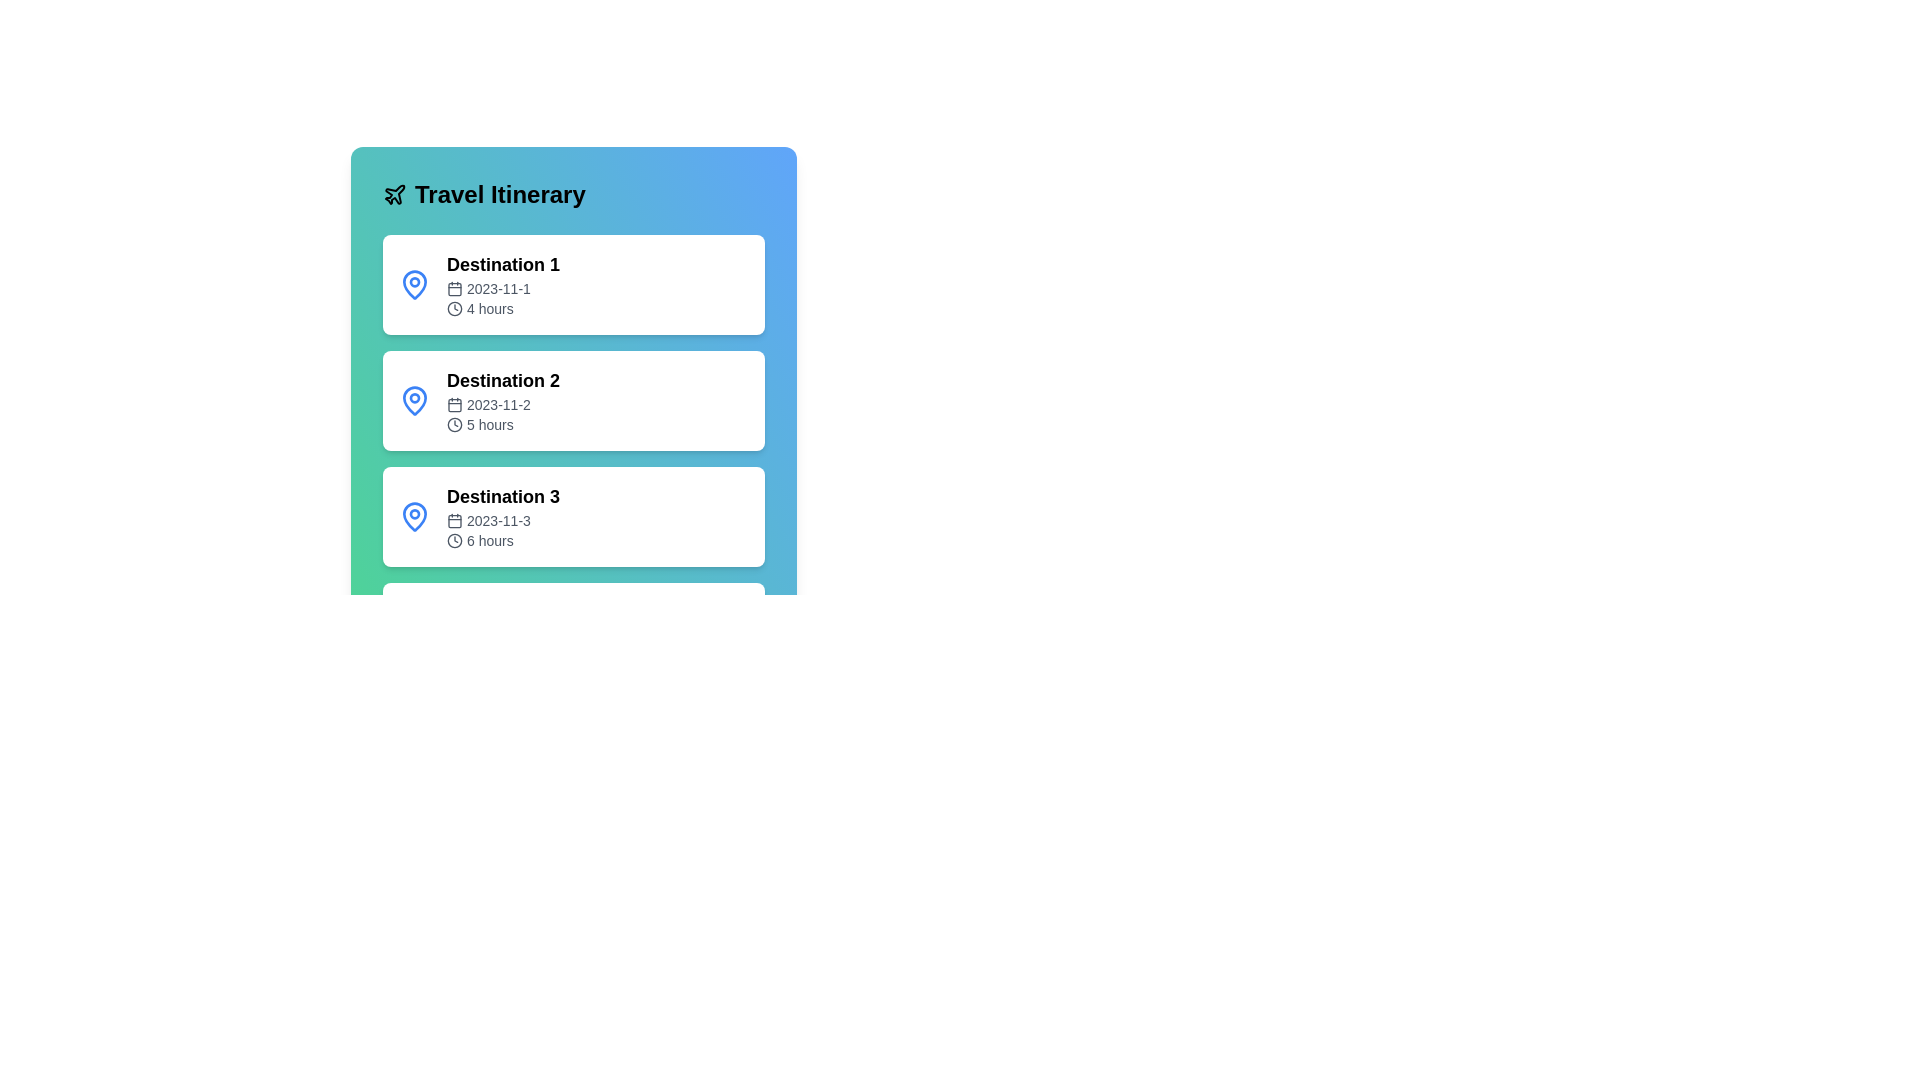  What do you see at coordinates (454, 423) in the screenshot?
I see `the clock icon located to the left of the text '5 hours' under 'Destination 2' in the list to indicate the time-related concept visually` at bounding box center [454, 423].